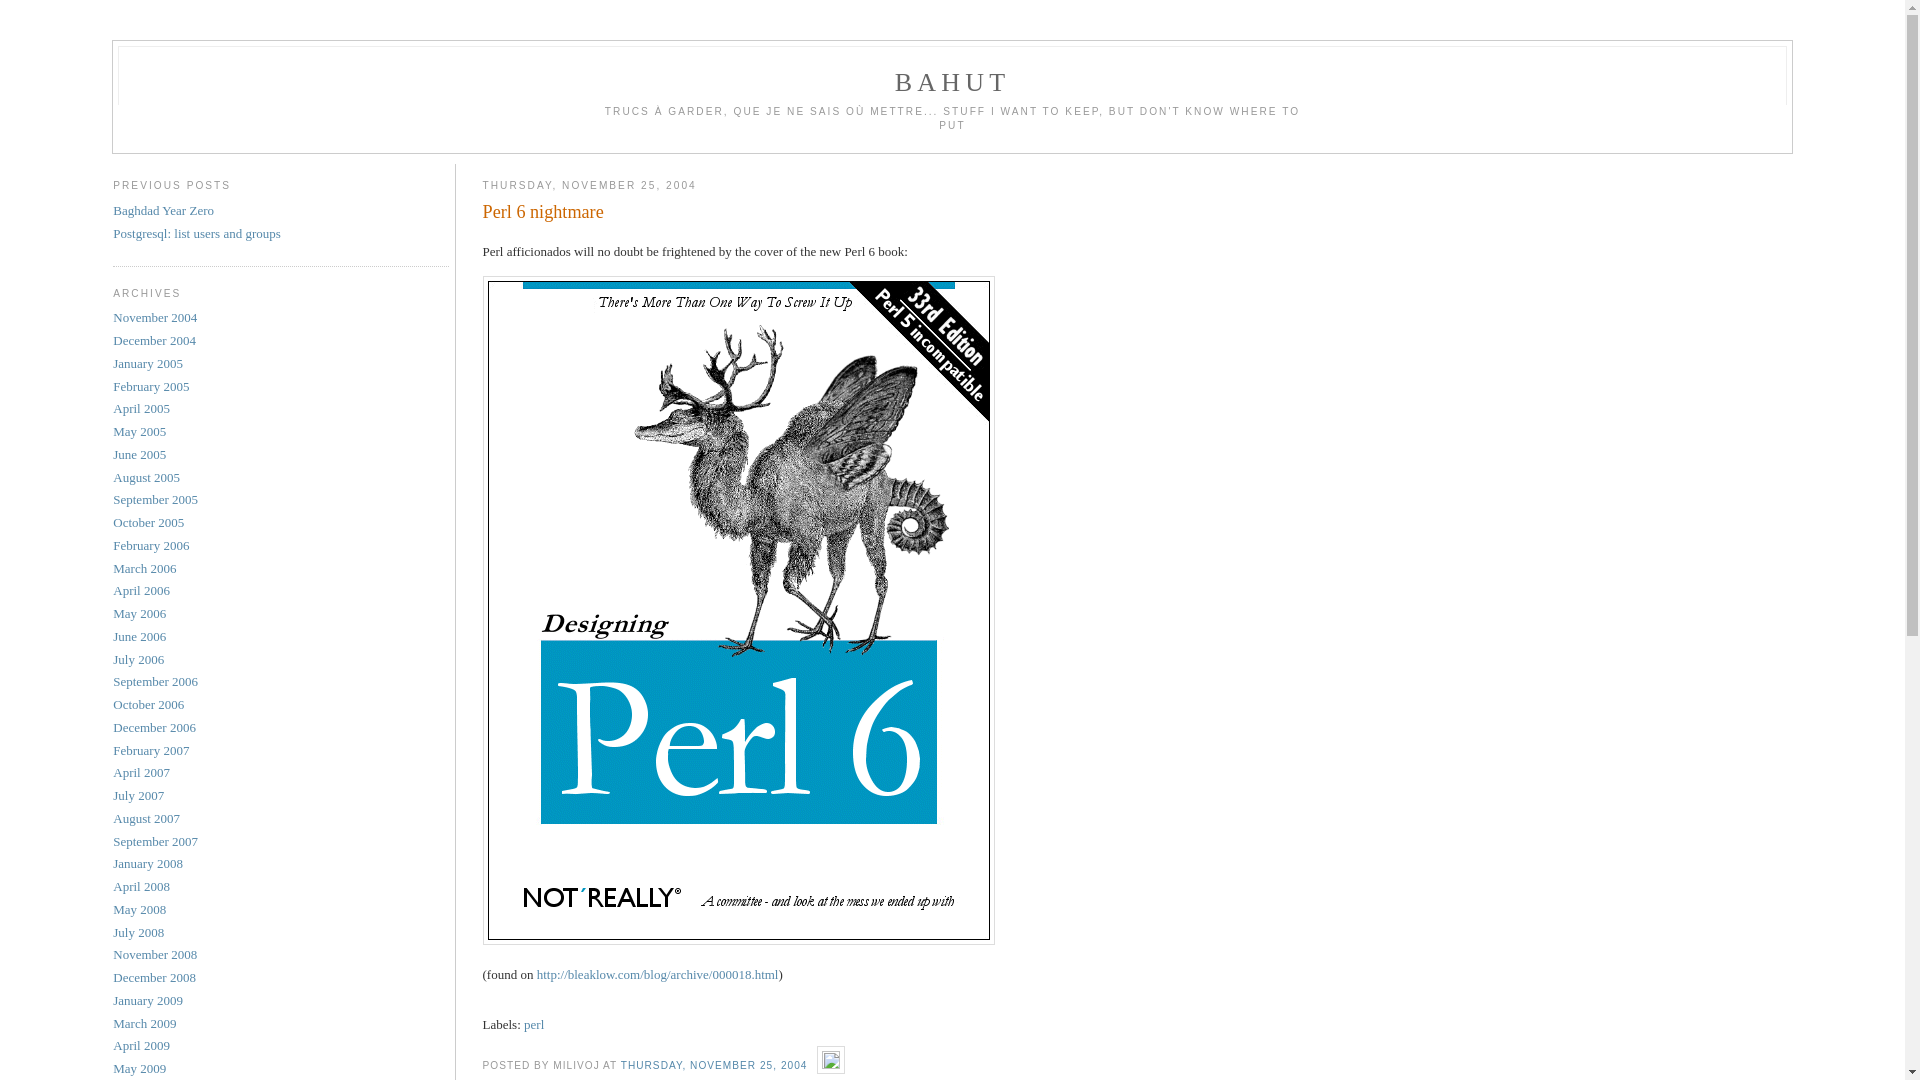 The height and width of the screenshot is (1080, 1920). What do you see at coordinates (145, 477) in the screenshot?
I see `'August 2005'` at bounding box center [145, 477].